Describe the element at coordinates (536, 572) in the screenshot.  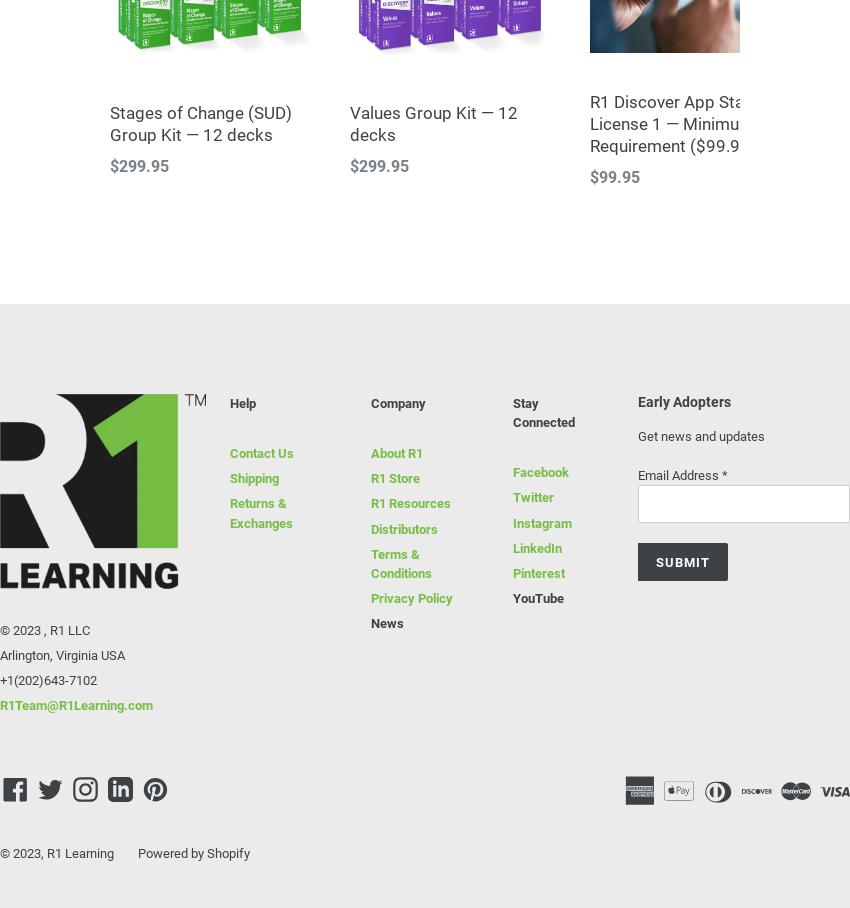
I see `'Pinterest'` at that location.